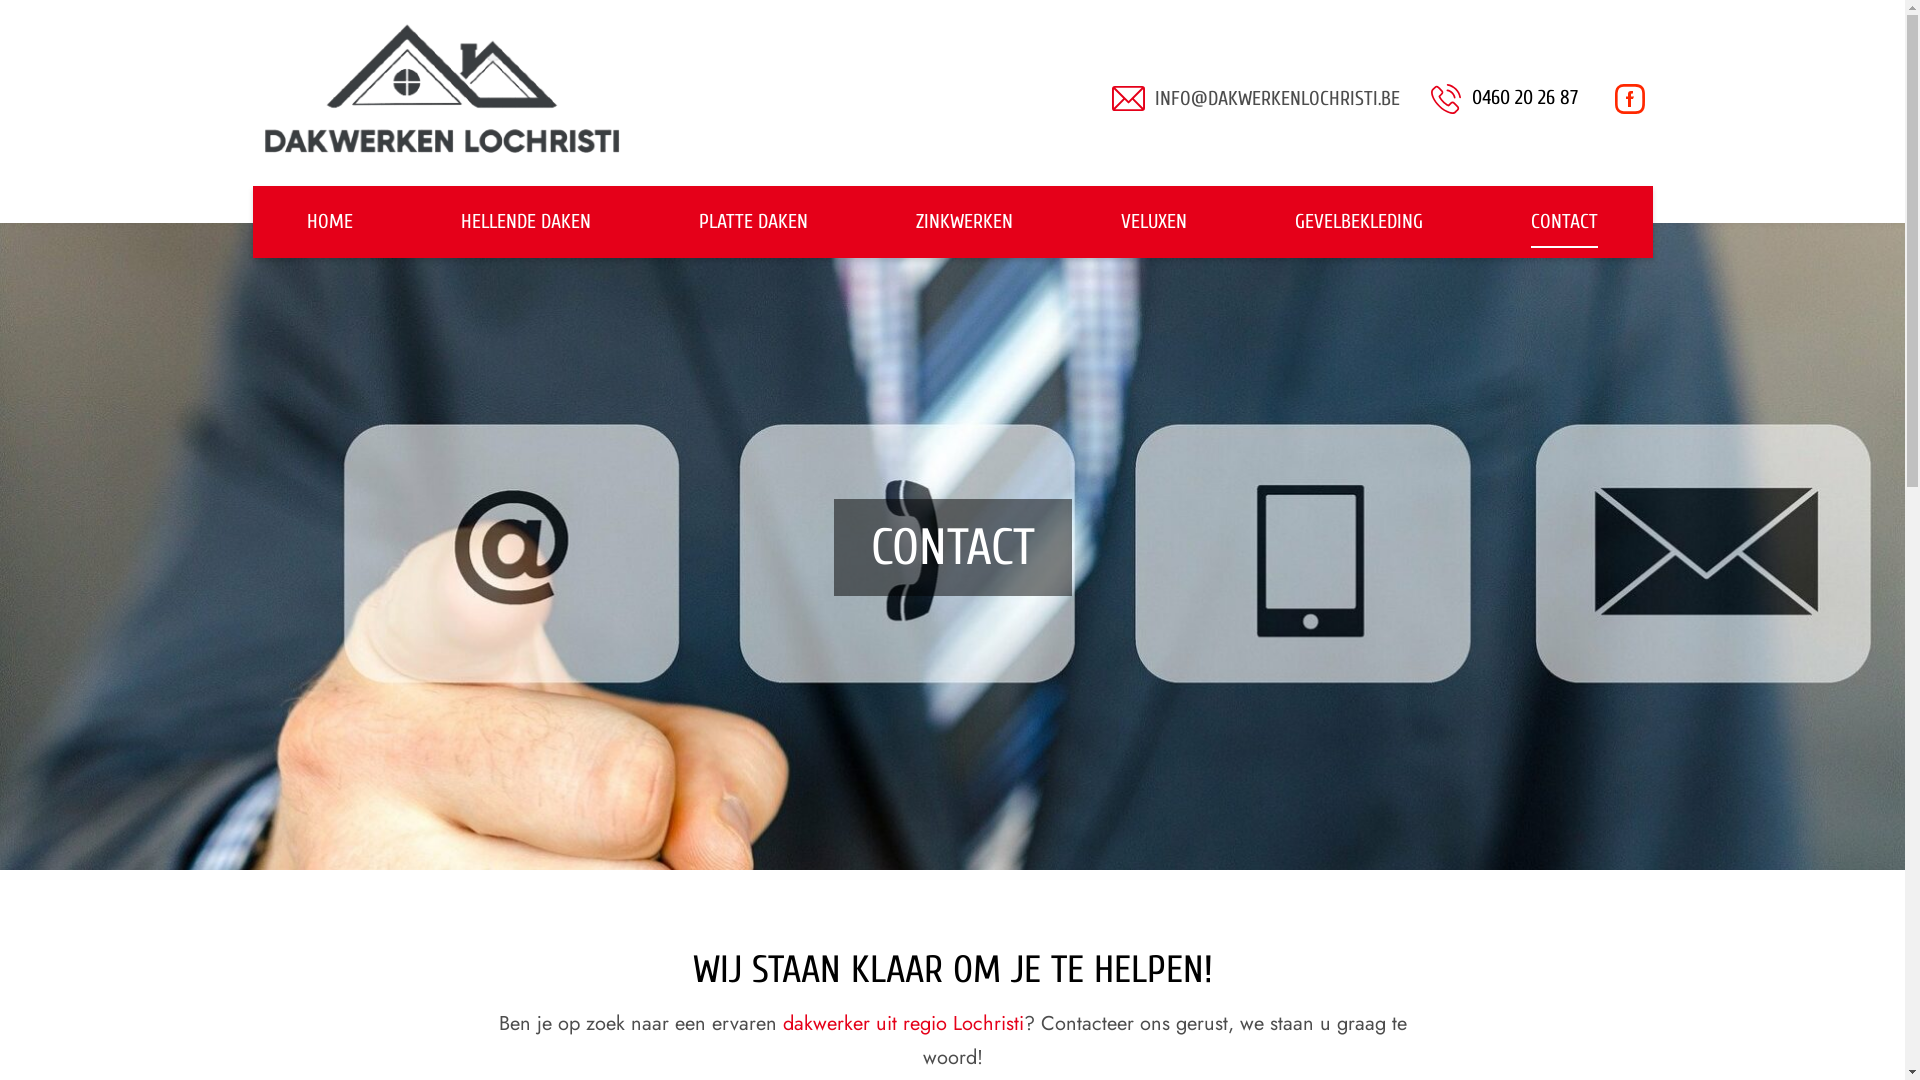 The image size is (1920, 1080). What do you see at coordinates (1503, 99) in the screenshot?
I see `'0460 20 26 87'` at bounding box center [1503, 99].